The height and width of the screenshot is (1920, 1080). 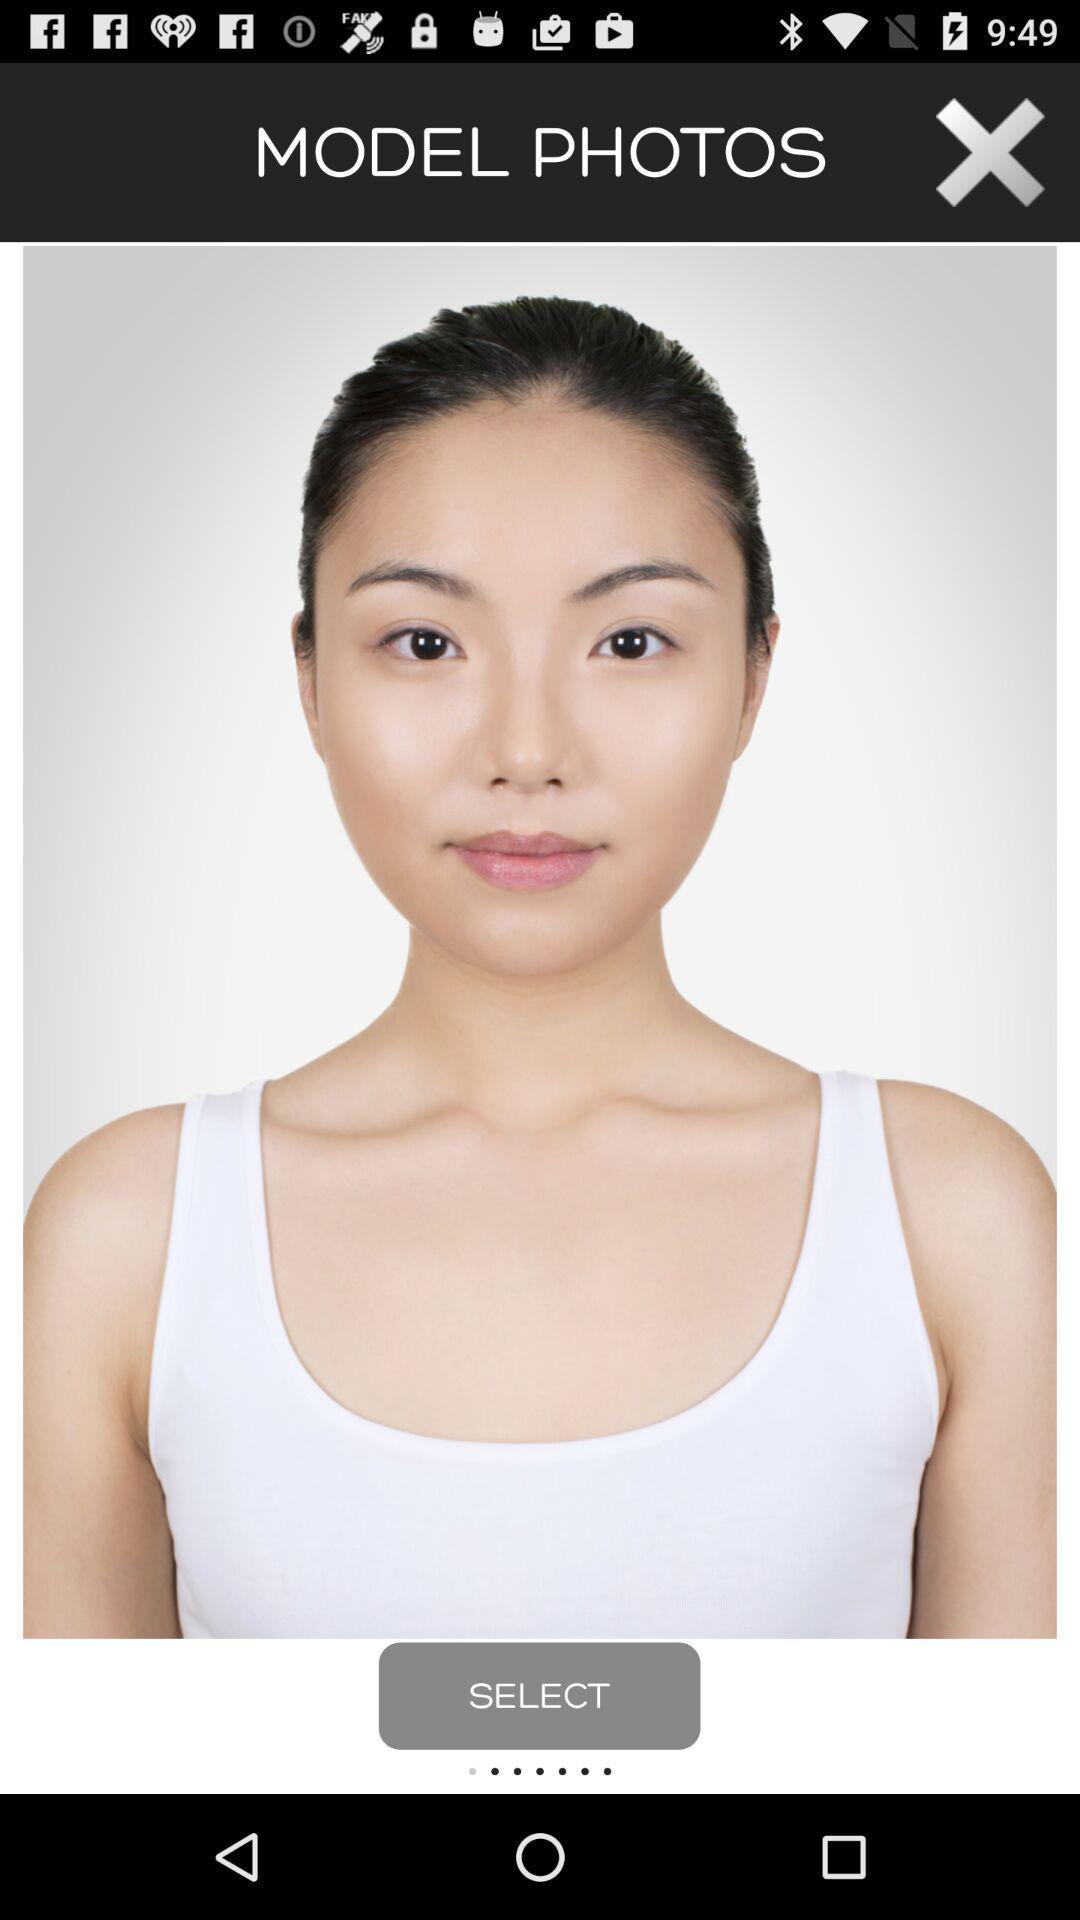 What do you see at coordinates (538, 1695) in the screenshot?
I see `select item` at bounding box center [538, 1695].